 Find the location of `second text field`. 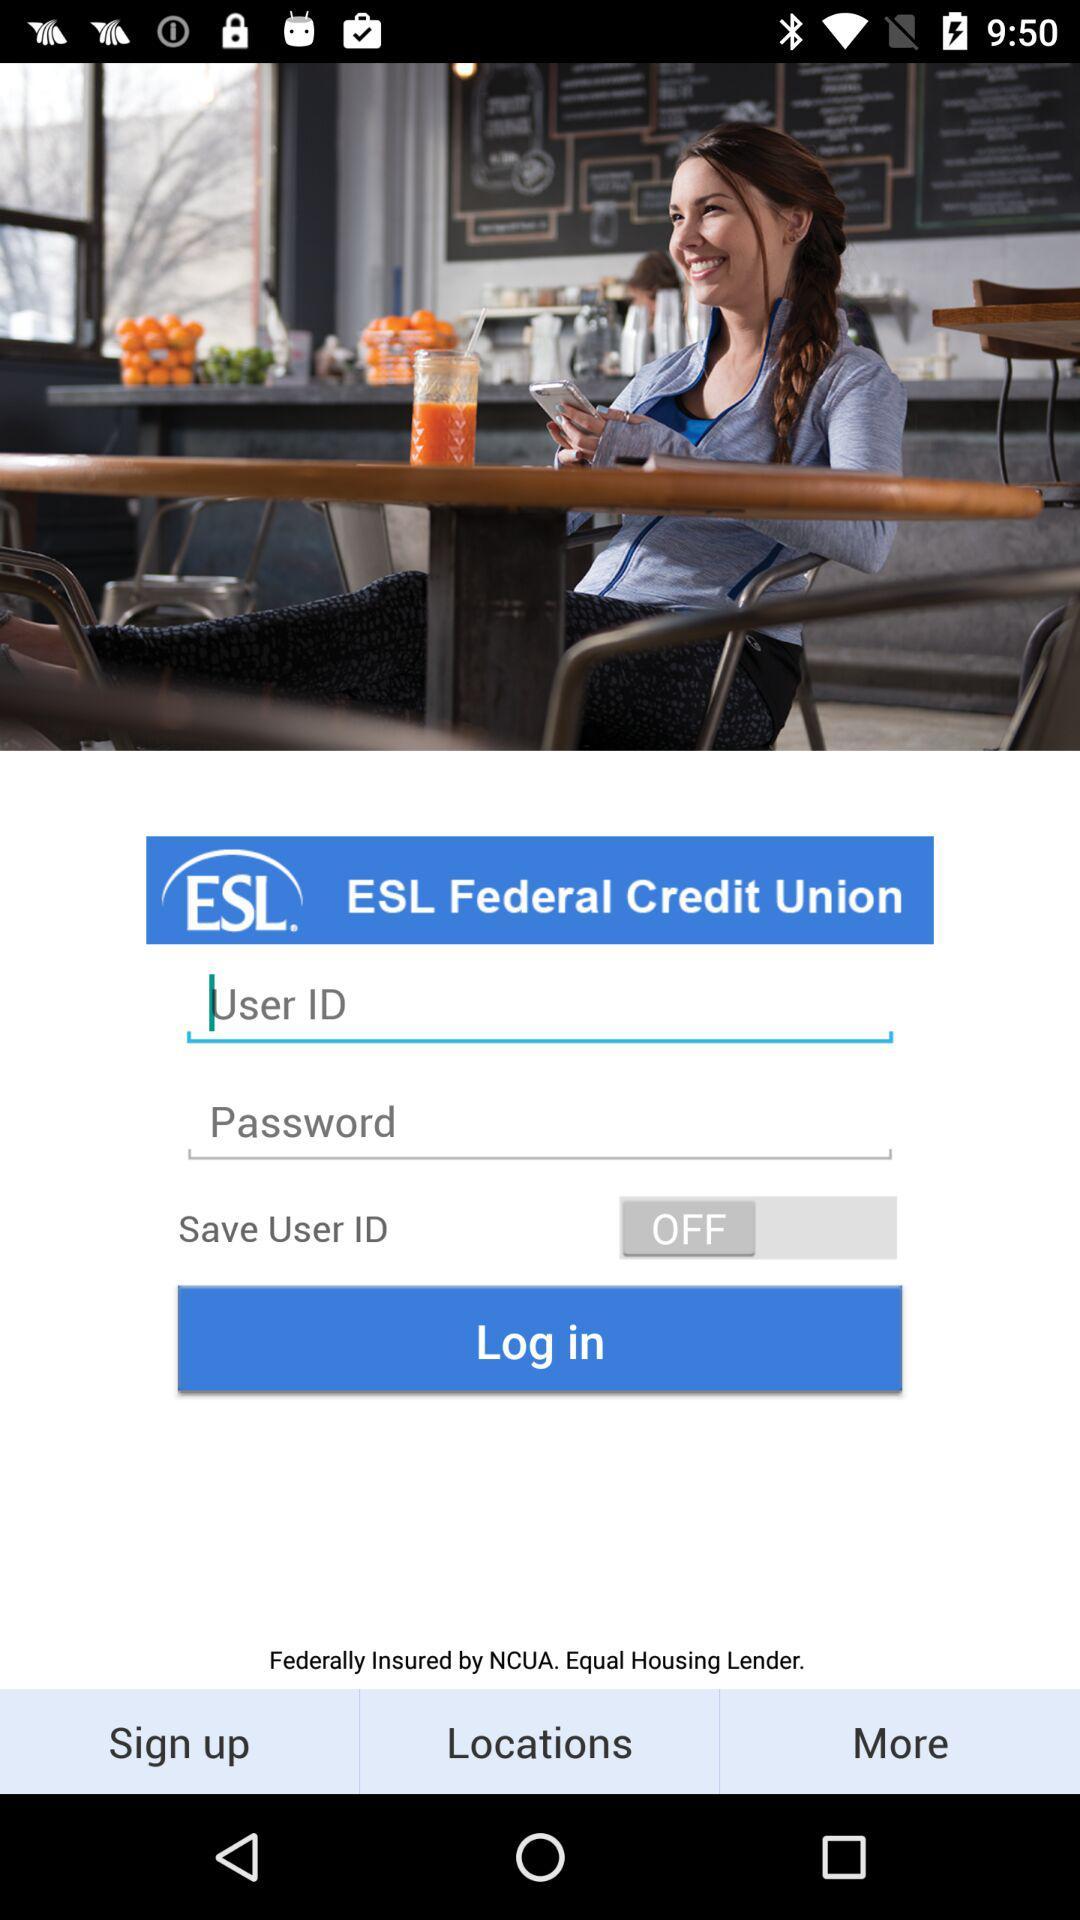

second text field is located at coordinates (540, 1121).